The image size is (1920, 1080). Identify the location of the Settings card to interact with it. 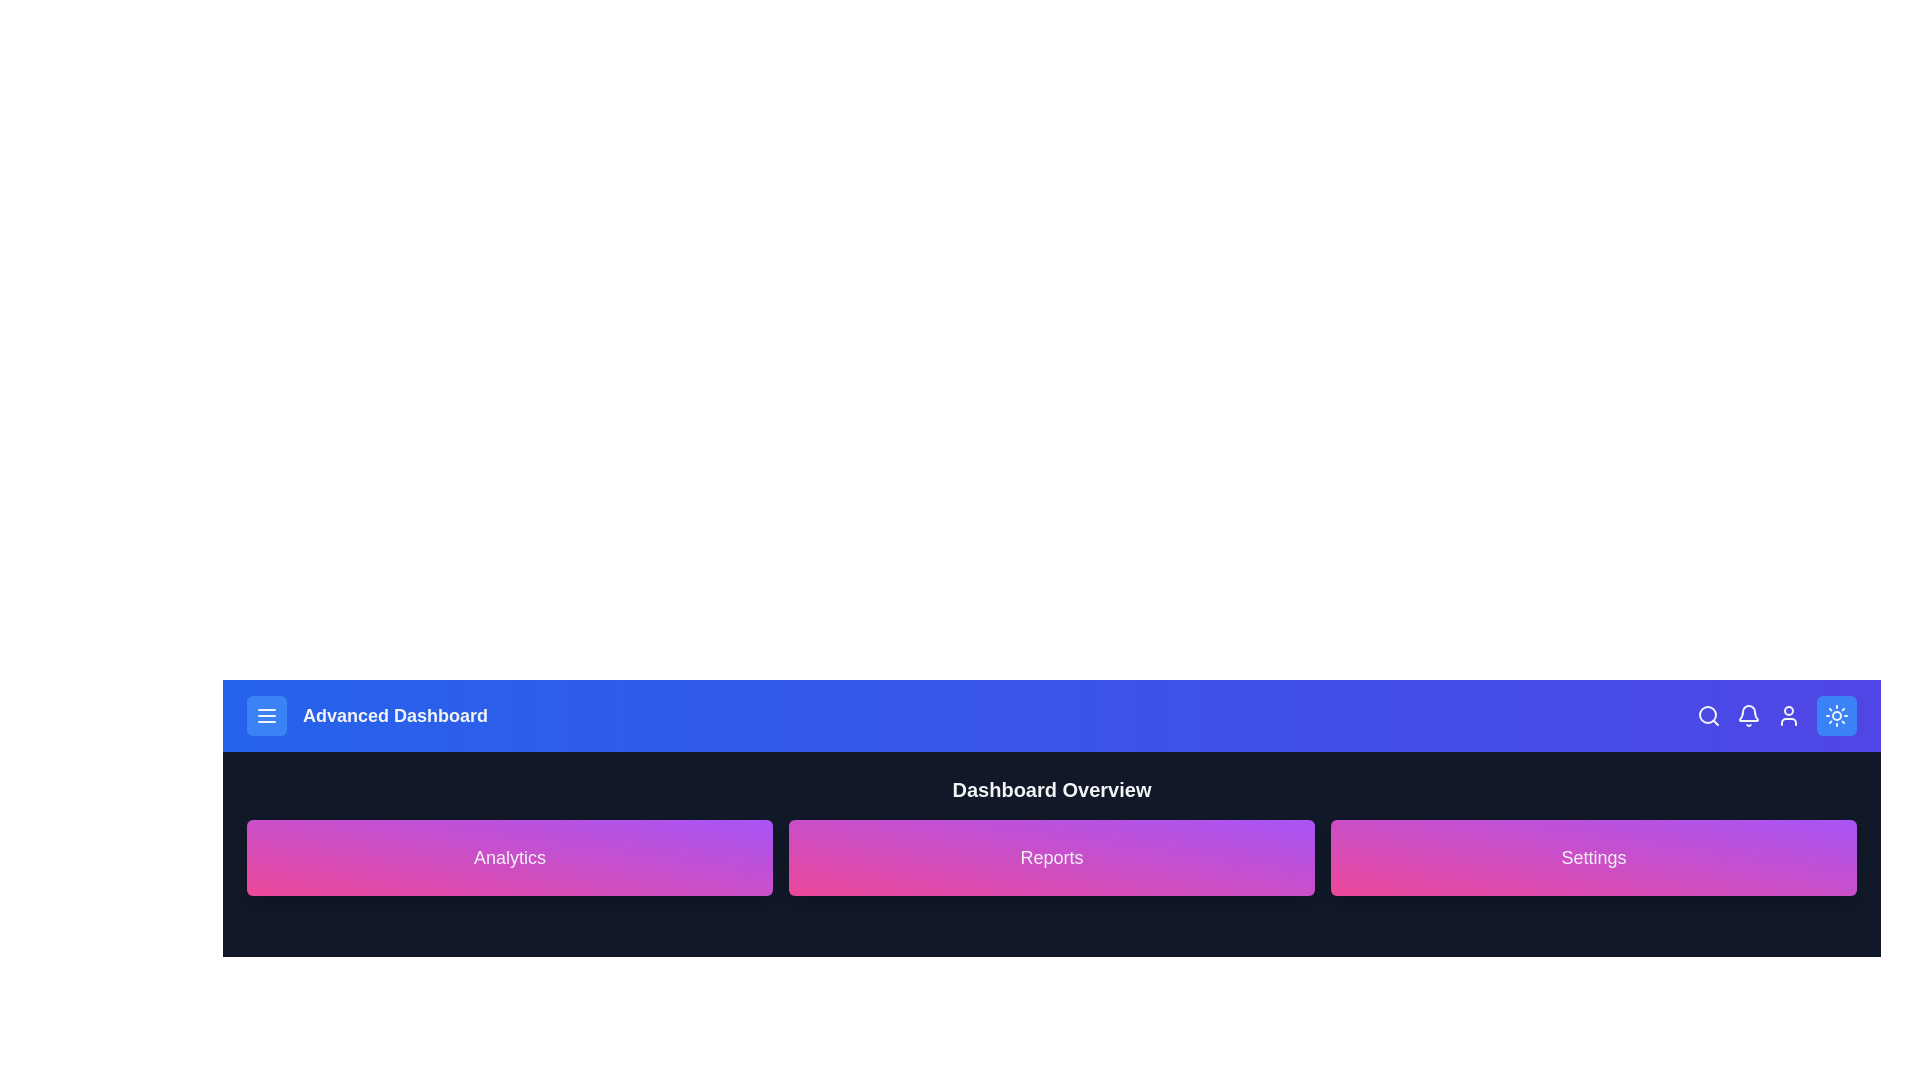
(1592, 856).